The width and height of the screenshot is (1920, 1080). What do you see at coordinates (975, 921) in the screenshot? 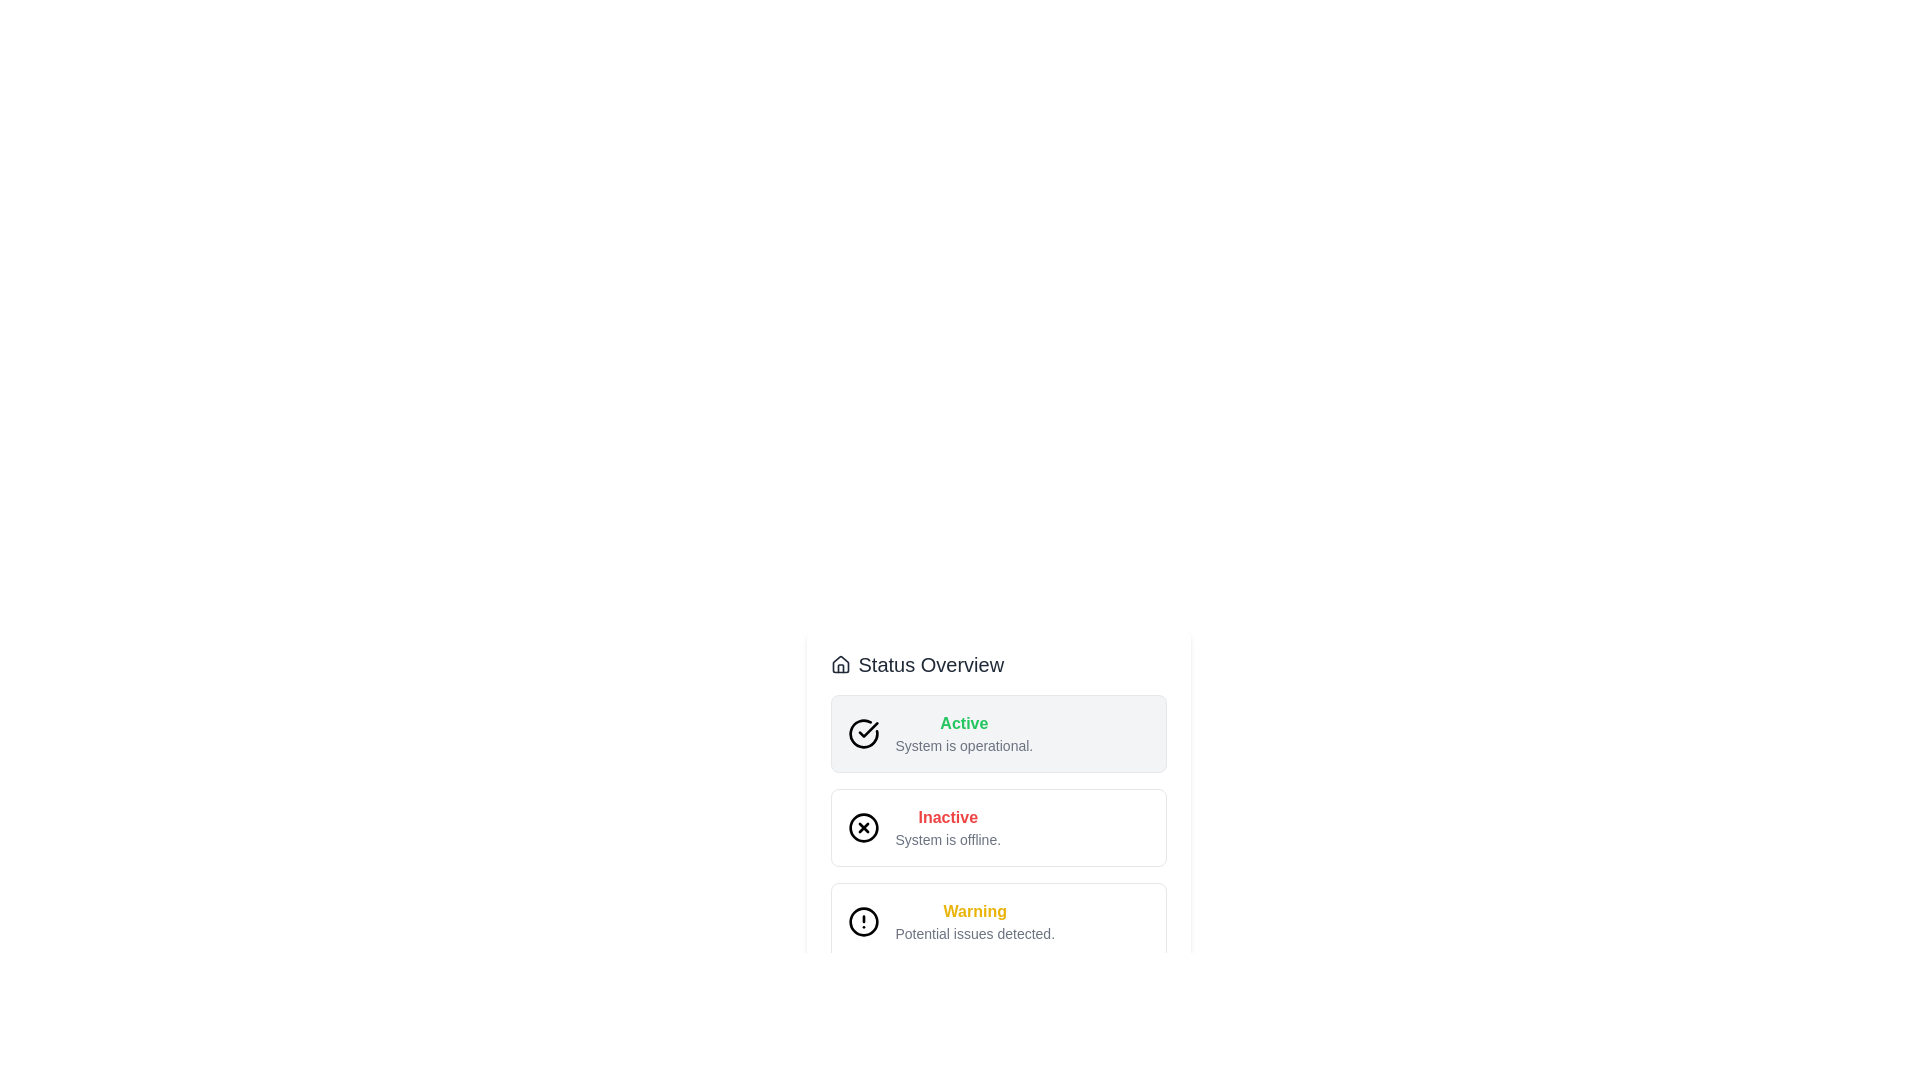
I see `the warning Text label positioned in the third row below 'Active' and 'Inactive' entries, aligned to the left of the row next to an icon` at bounding box center [975, 921].